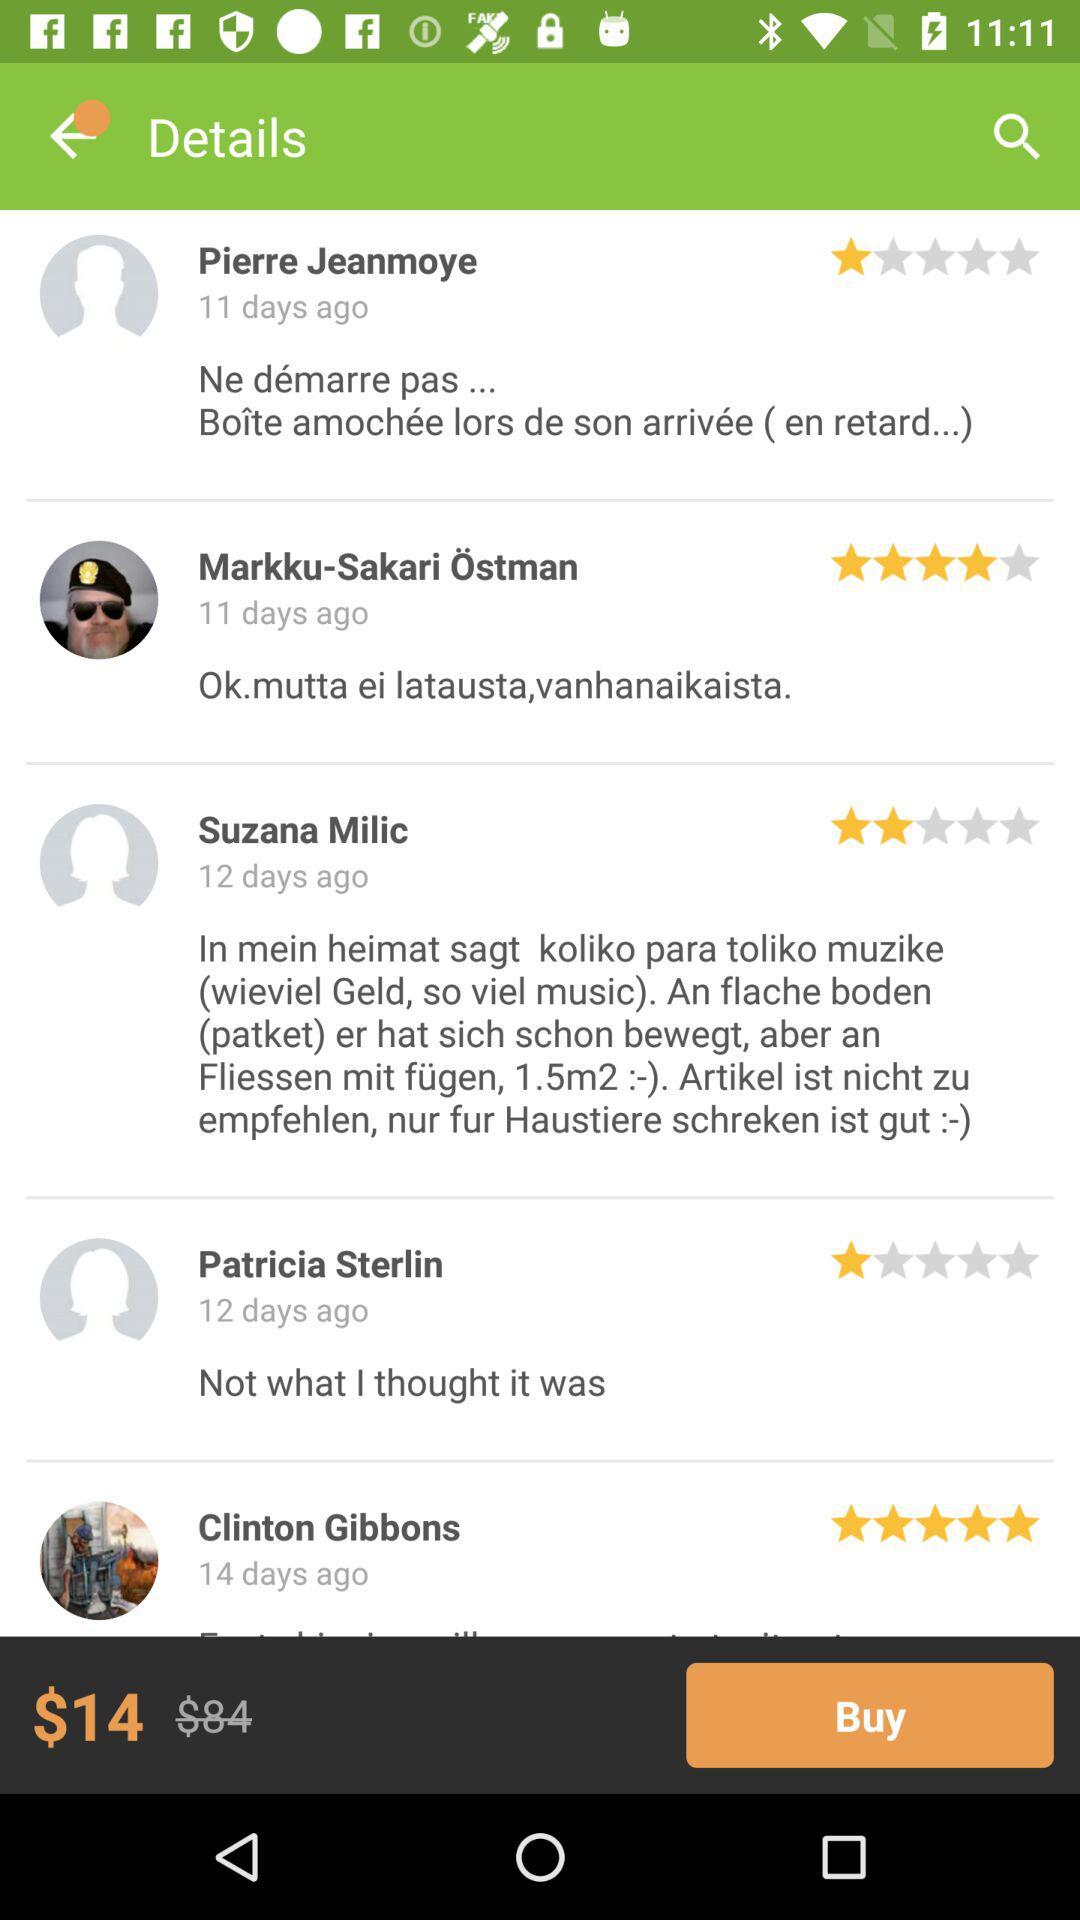  Describe the element at coordinates (1017, 135) in the screenshot. I see `the icon next to details item` at that location.